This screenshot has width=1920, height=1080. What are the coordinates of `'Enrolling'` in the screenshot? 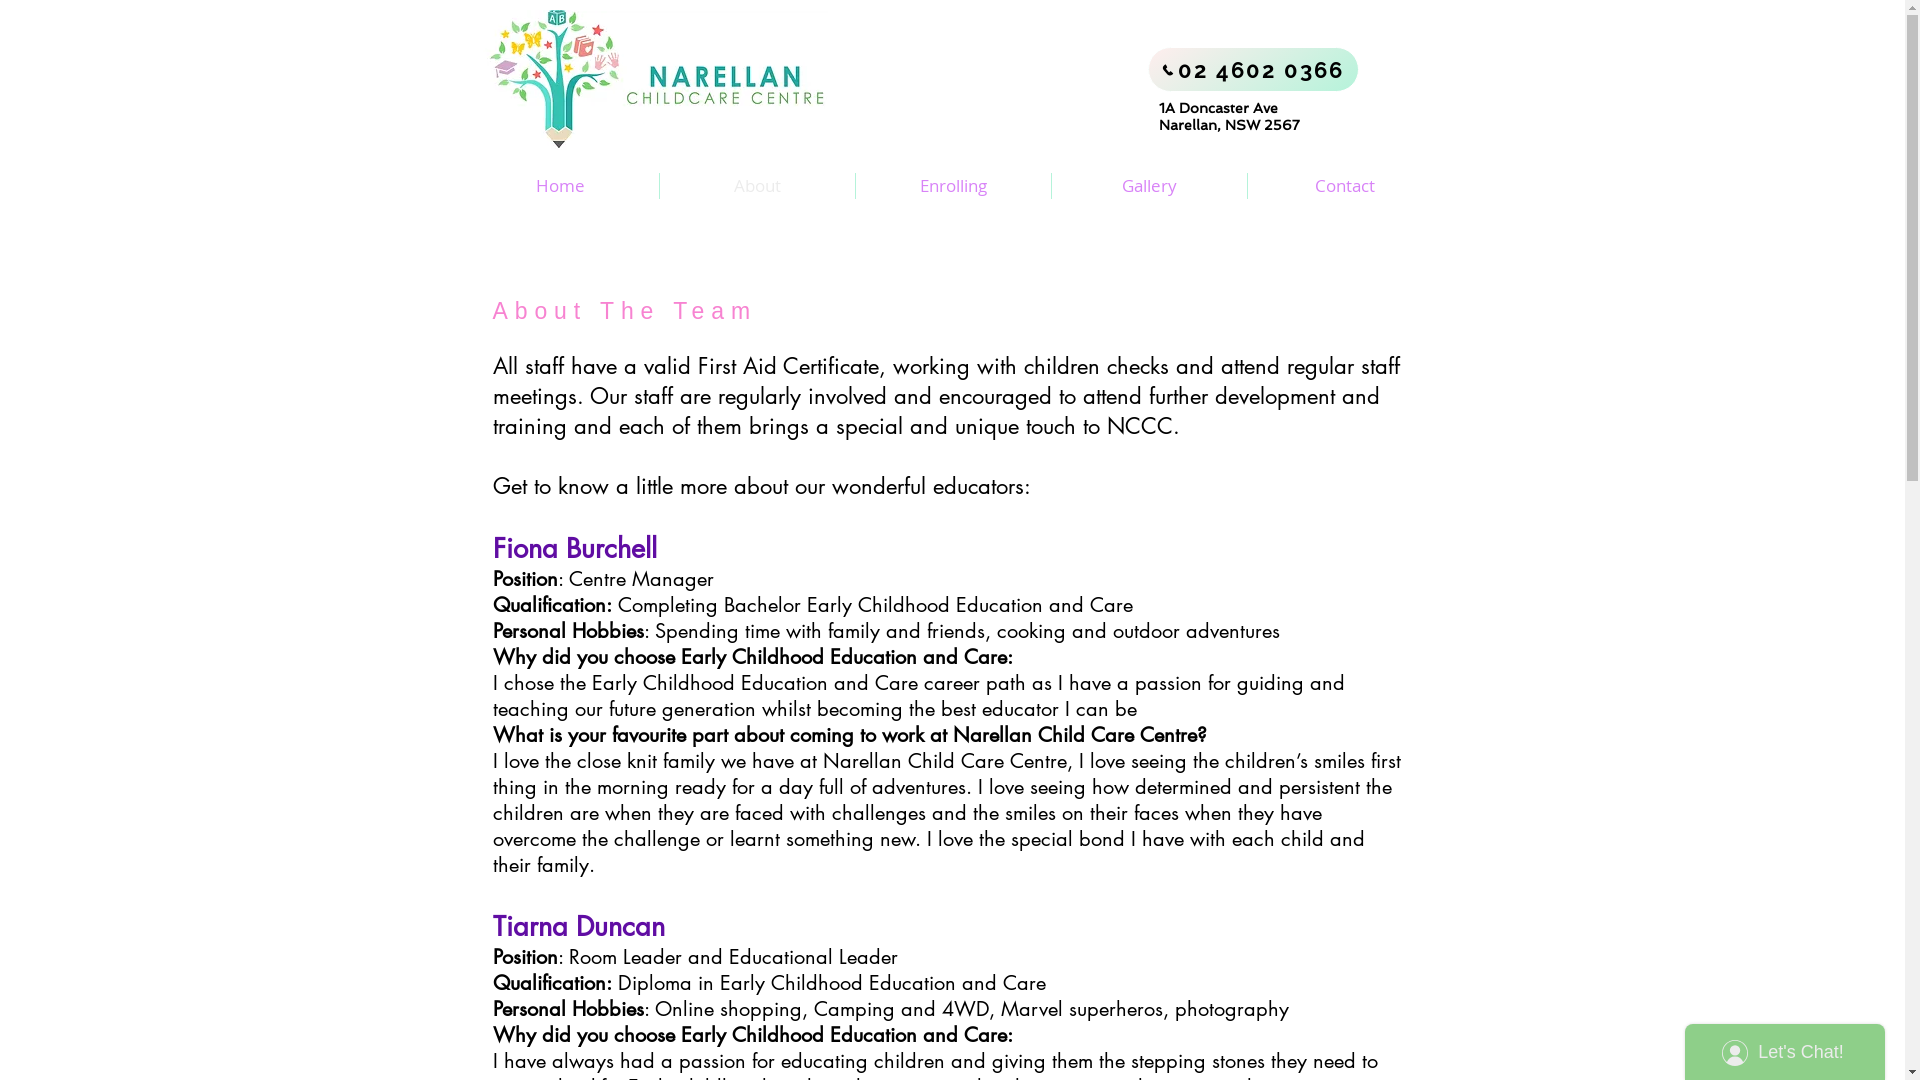 It's located at (952, 185).